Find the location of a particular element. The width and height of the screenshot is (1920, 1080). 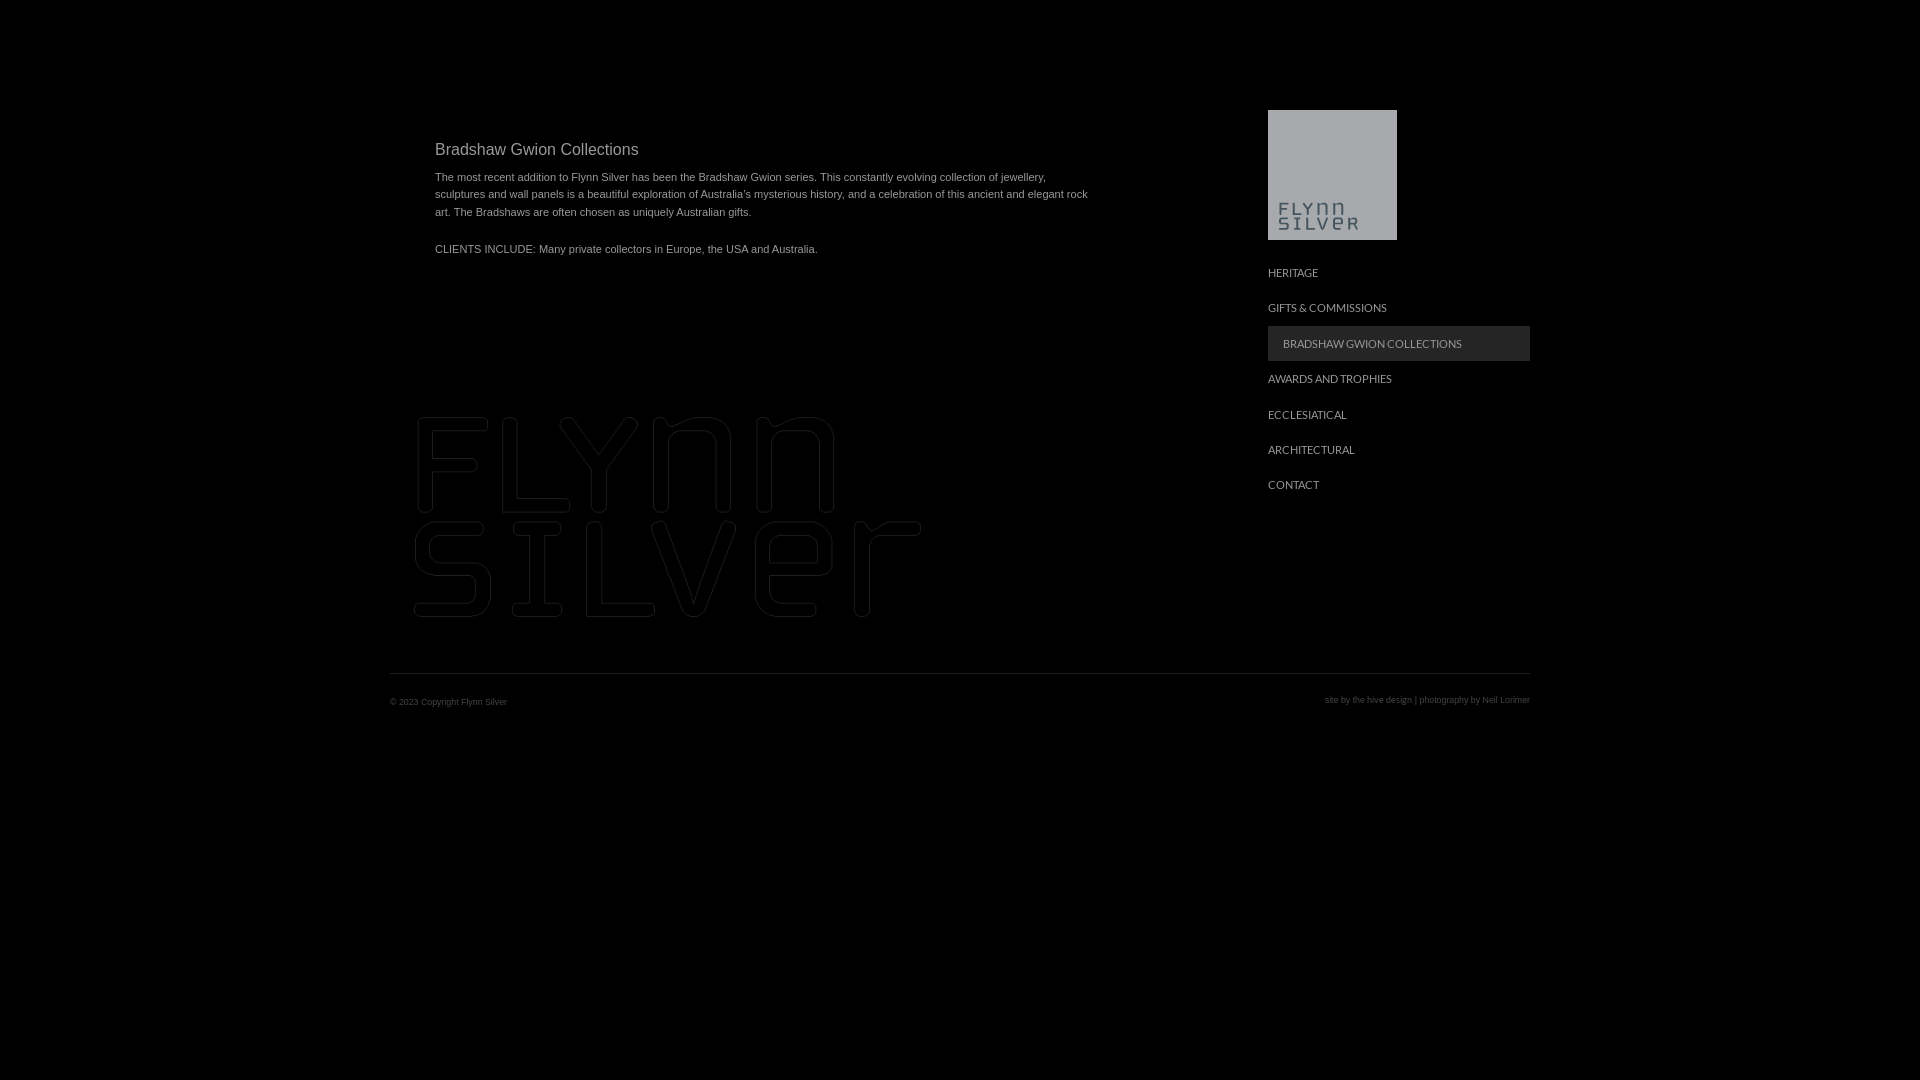

'HERITAGE' is located at coordinates (1398, 272).